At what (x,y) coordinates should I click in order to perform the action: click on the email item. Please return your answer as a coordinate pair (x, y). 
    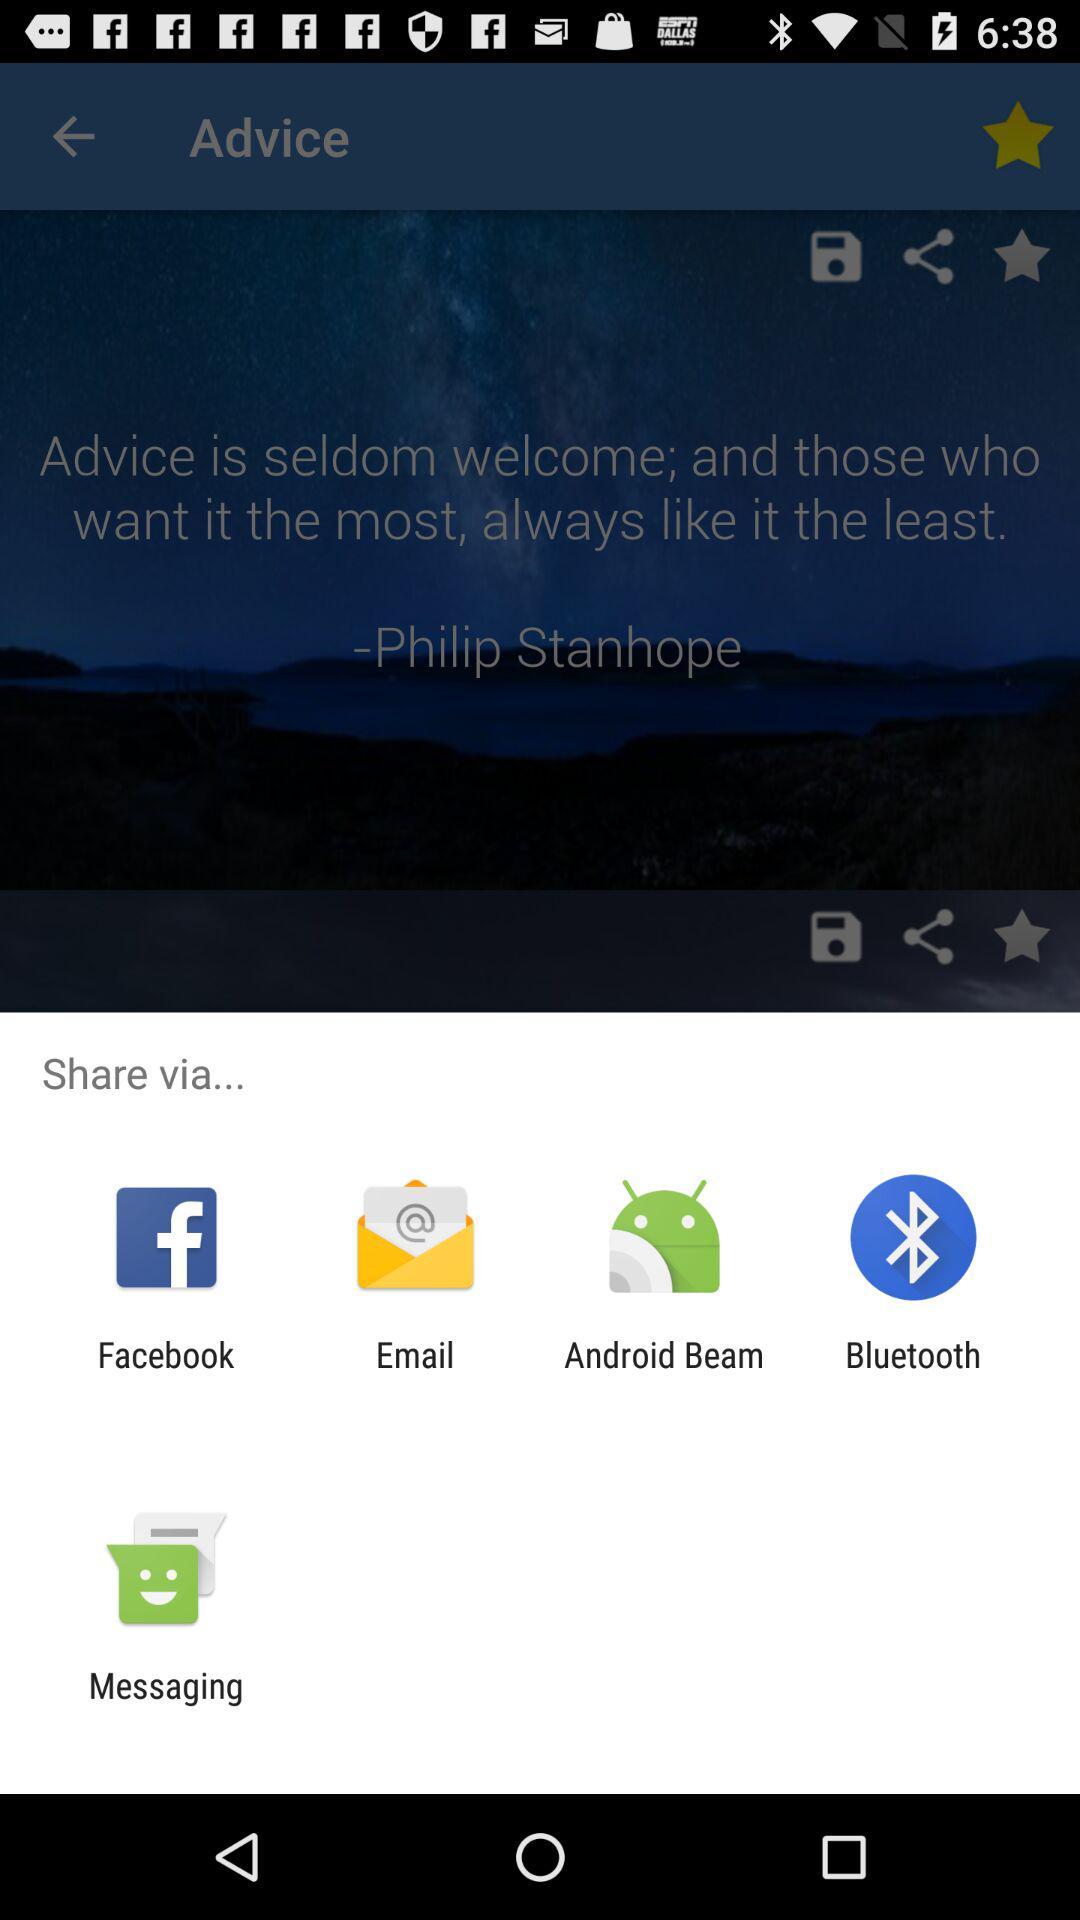
    Looking at the image, I should click on (414, 1374).